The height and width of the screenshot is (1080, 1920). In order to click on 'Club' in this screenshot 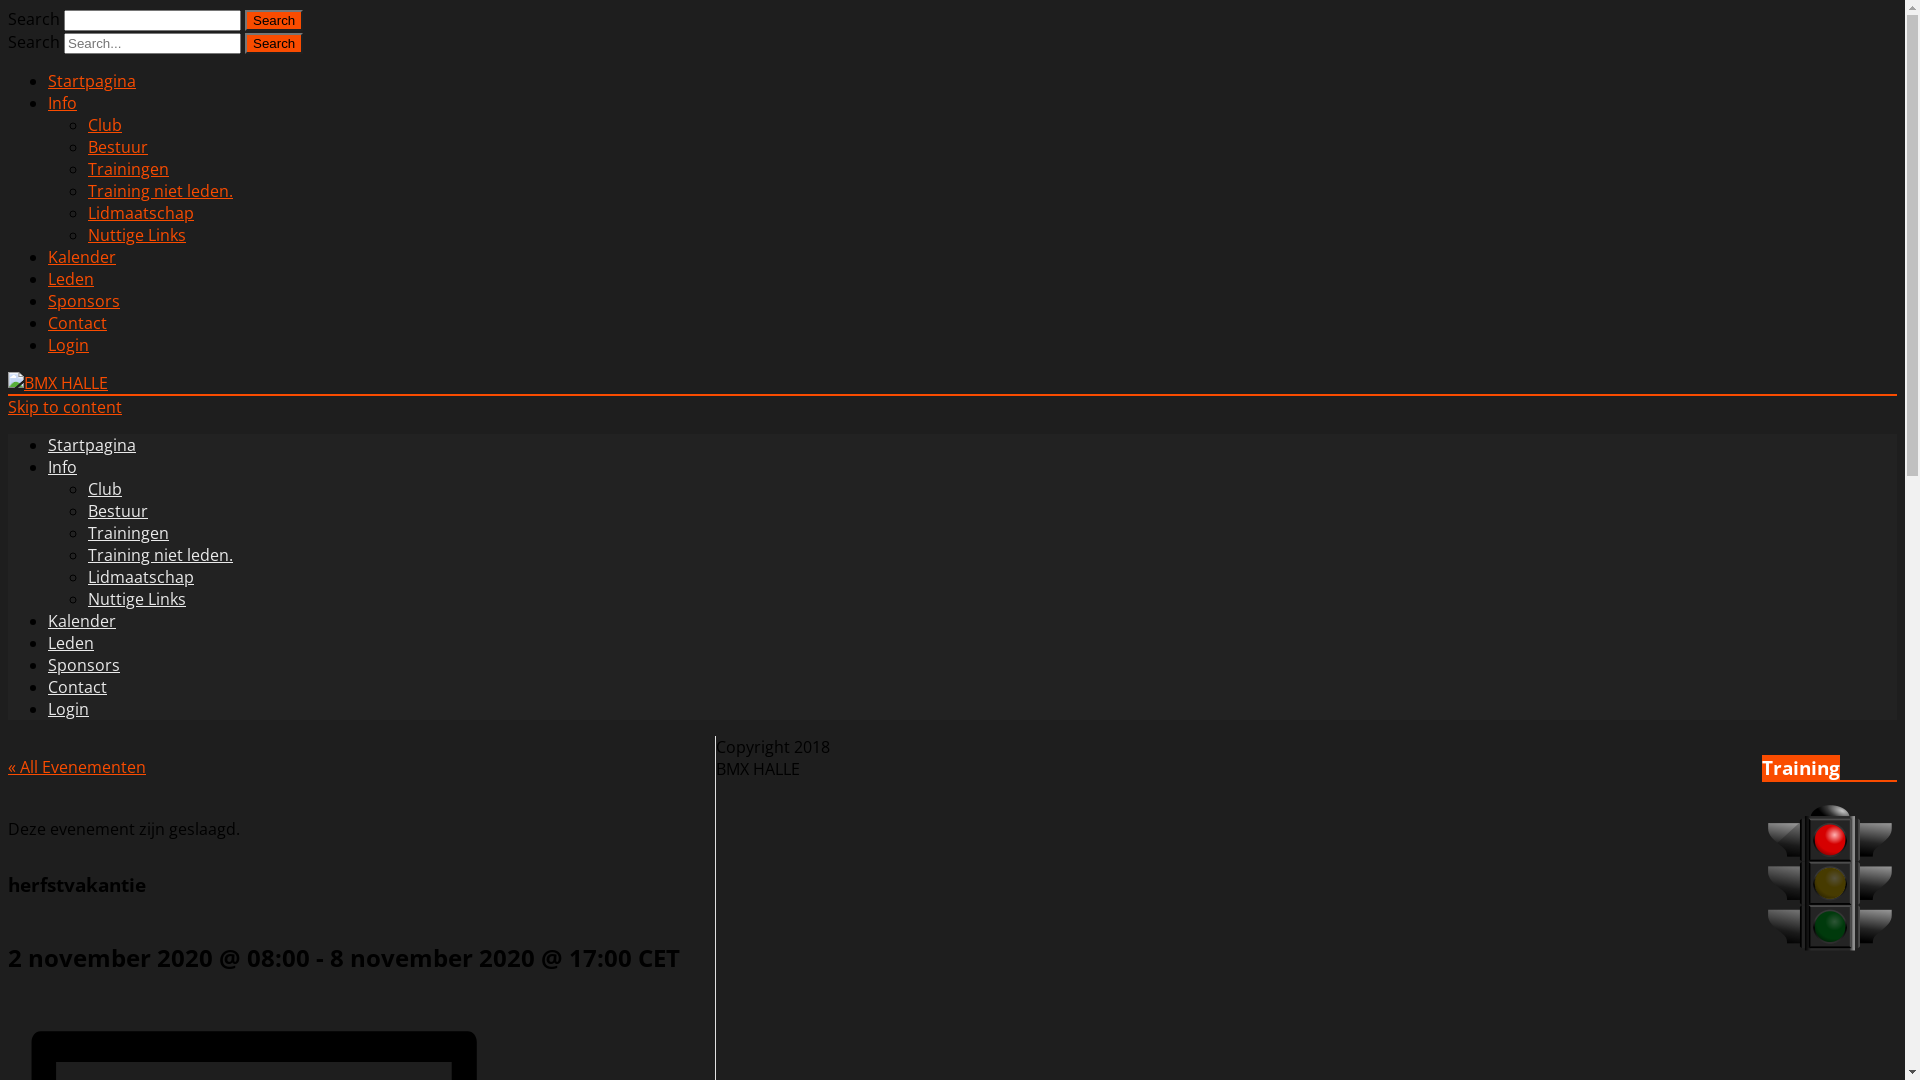, I will do `click(104, 124)`.